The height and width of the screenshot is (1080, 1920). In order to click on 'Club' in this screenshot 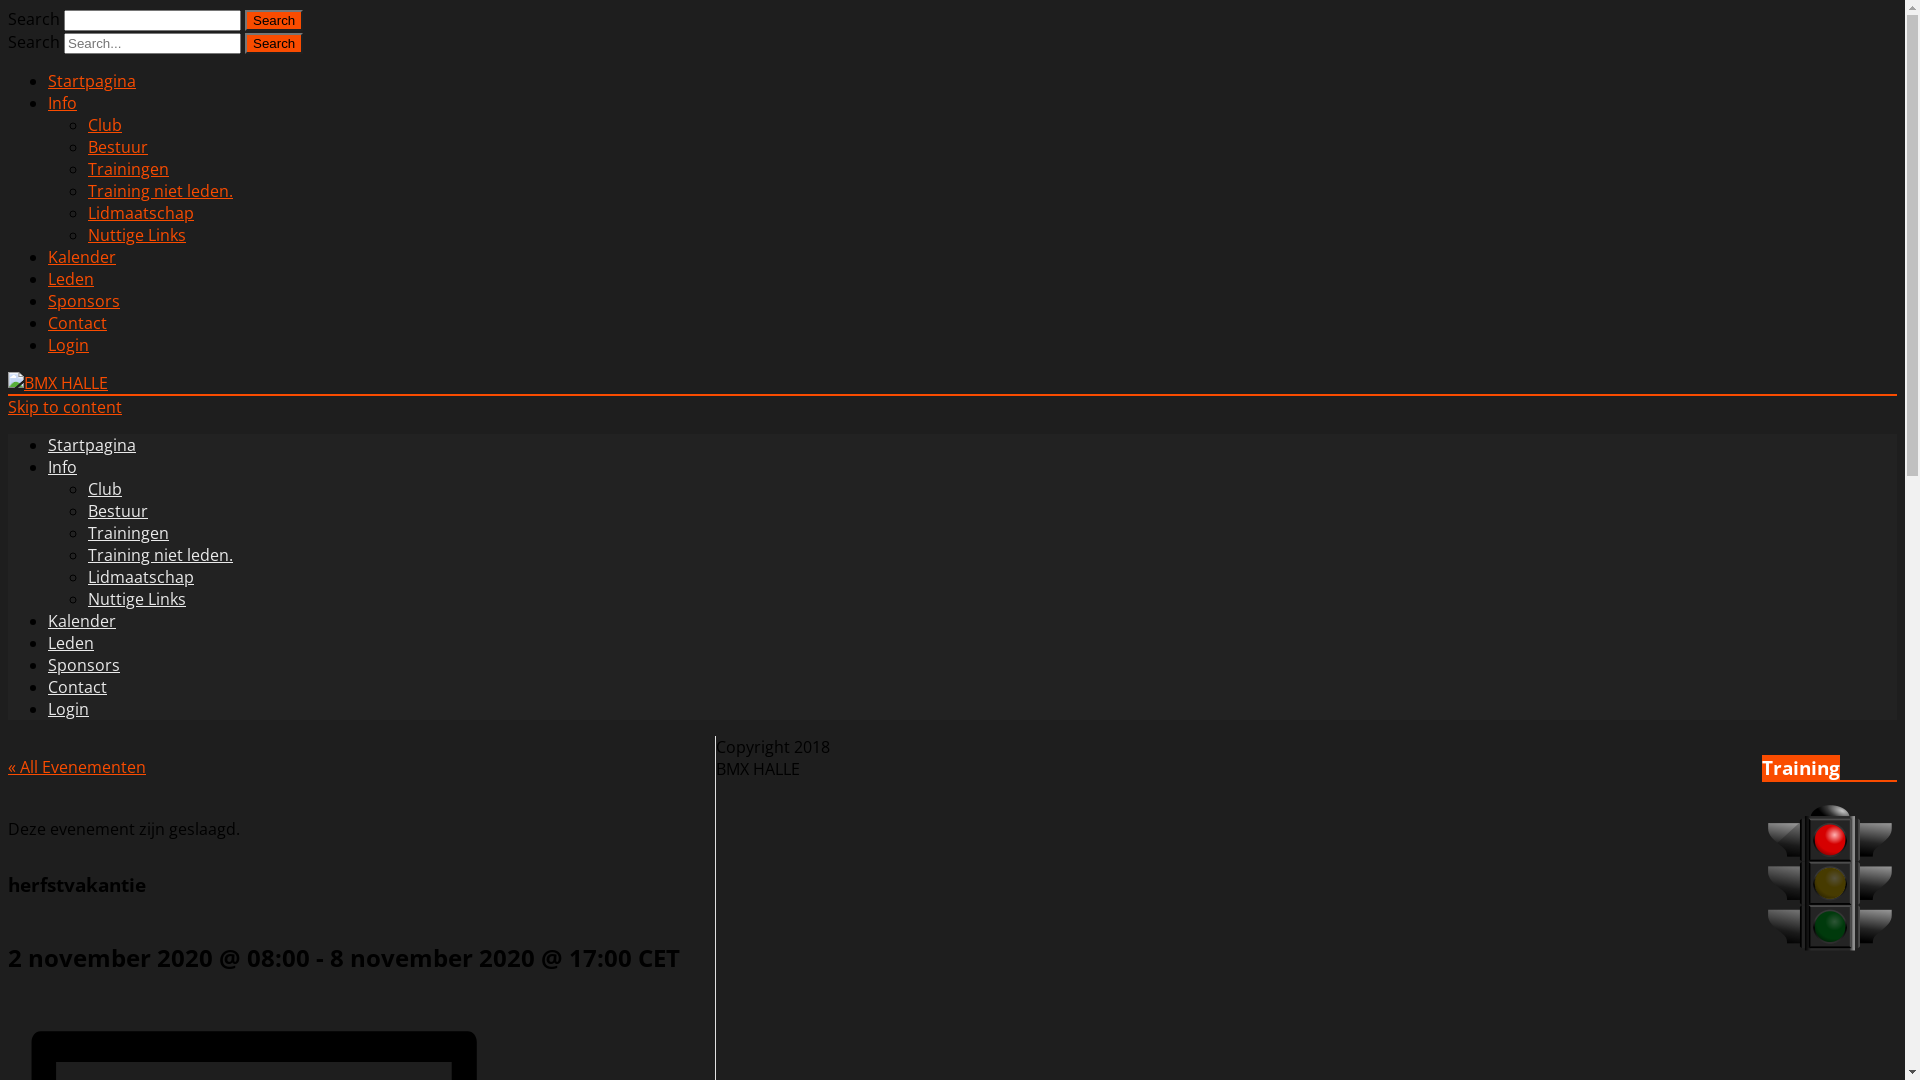, I will do `click(104, 124)`.